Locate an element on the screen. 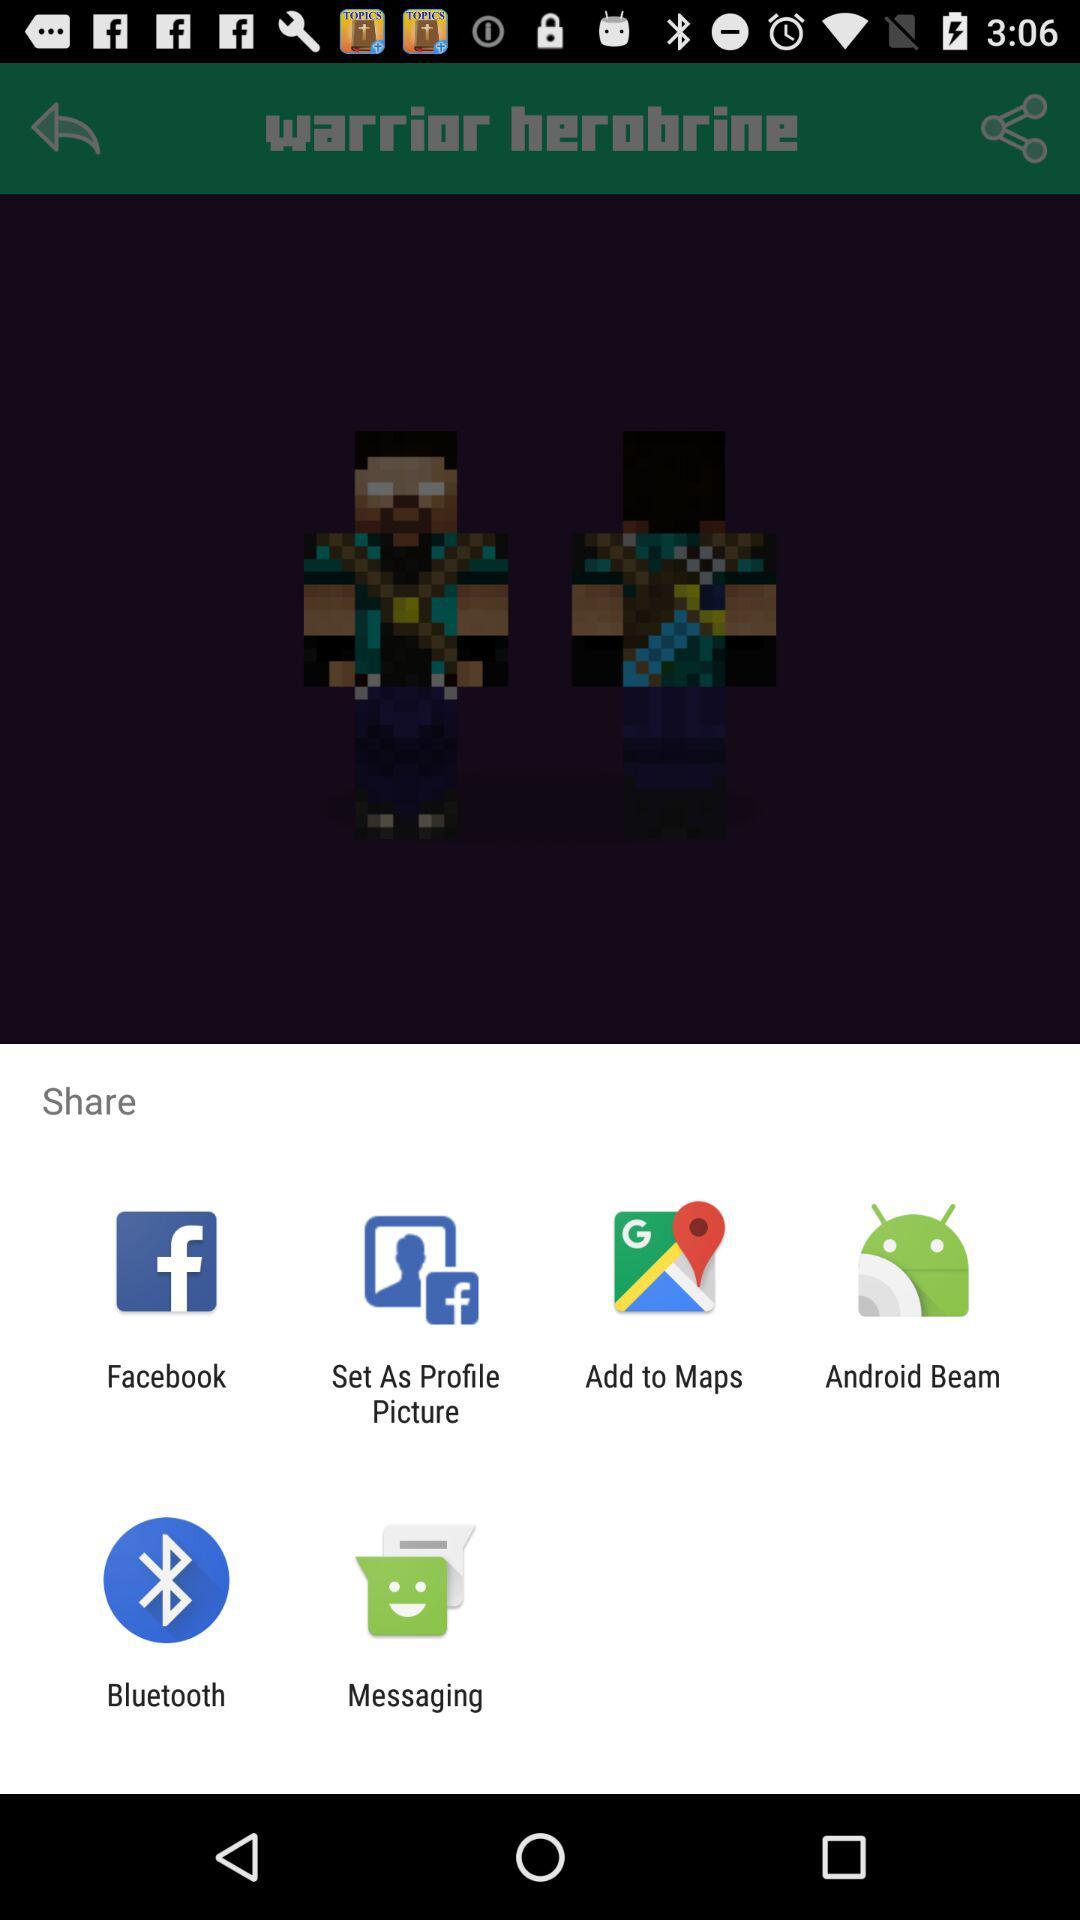 Image resolution: width=1080 pixels, height=1920 pixels. the messaging is located at coordinates (414, 1711).